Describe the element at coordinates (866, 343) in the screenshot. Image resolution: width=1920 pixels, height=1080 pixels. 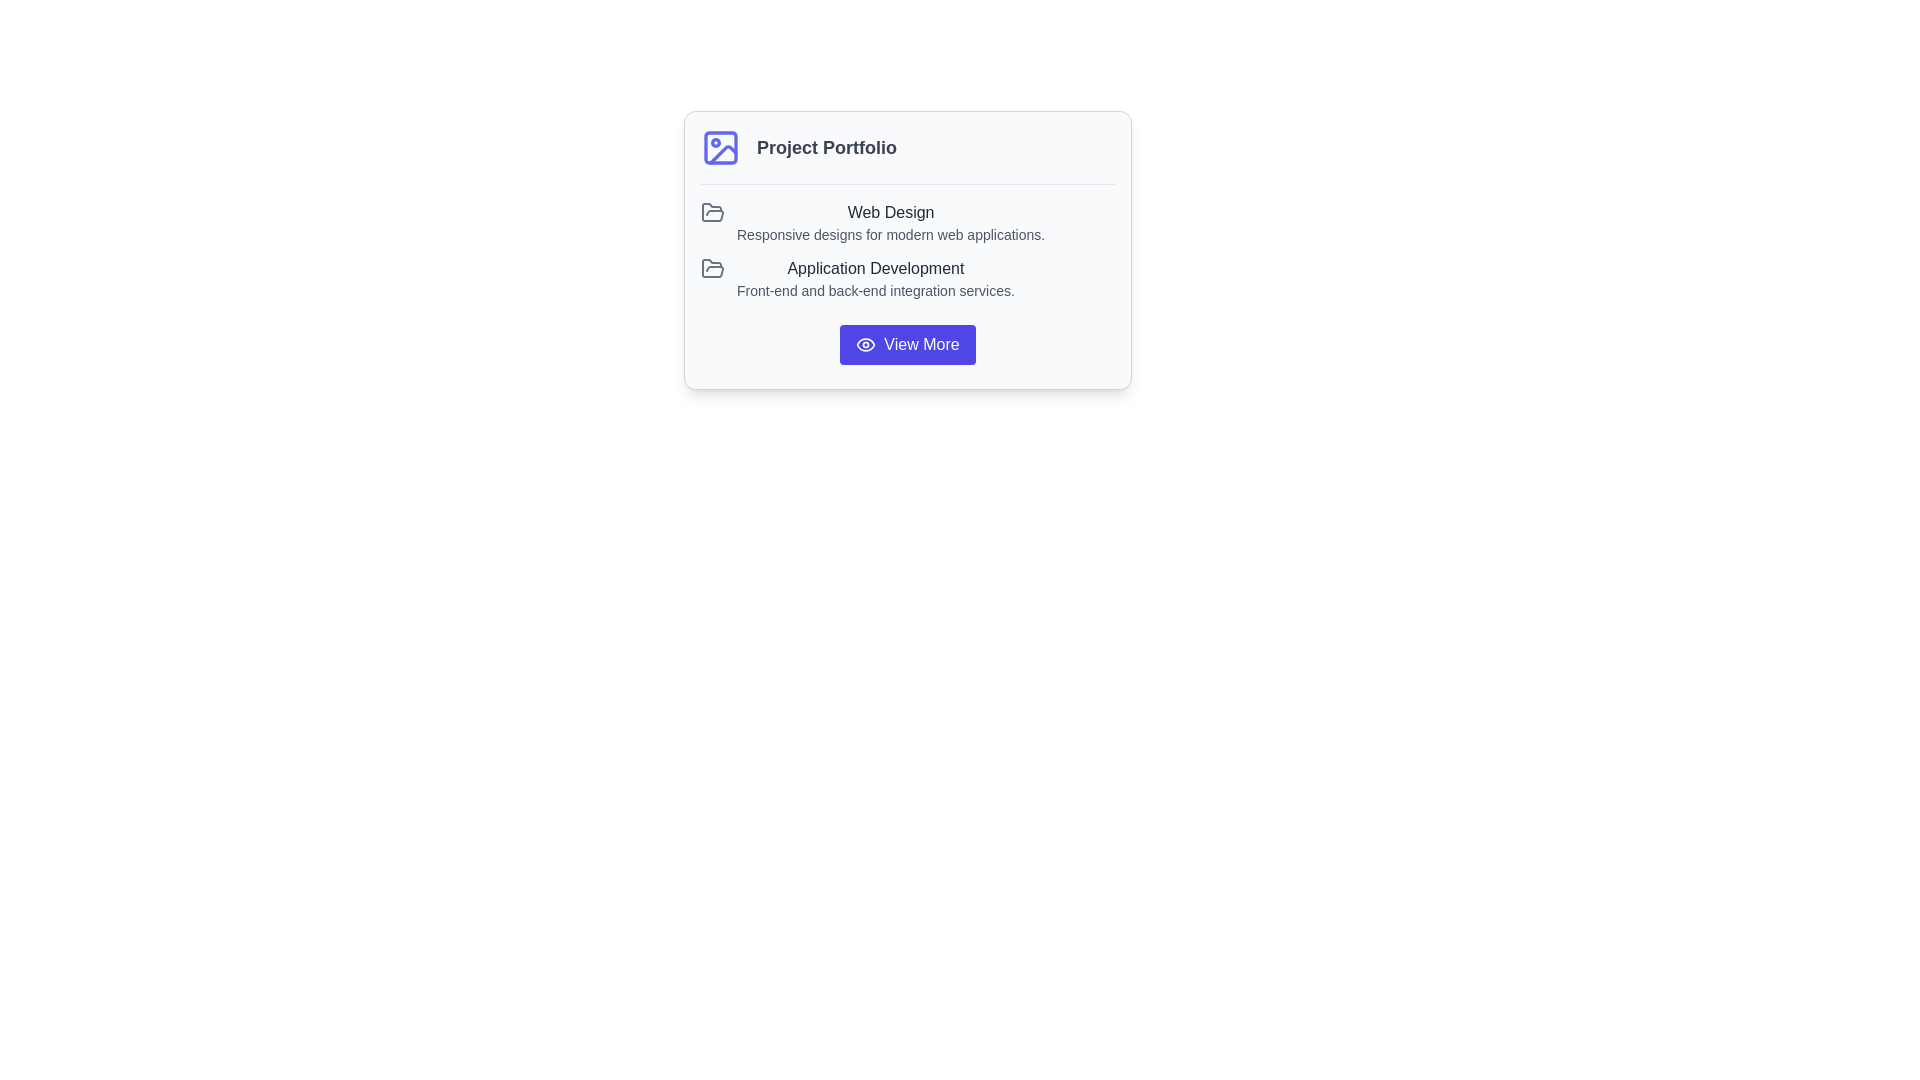
I see `the eye icon outline represented by the SVG graphical component within the 'Project Portfolio' card` at that location.